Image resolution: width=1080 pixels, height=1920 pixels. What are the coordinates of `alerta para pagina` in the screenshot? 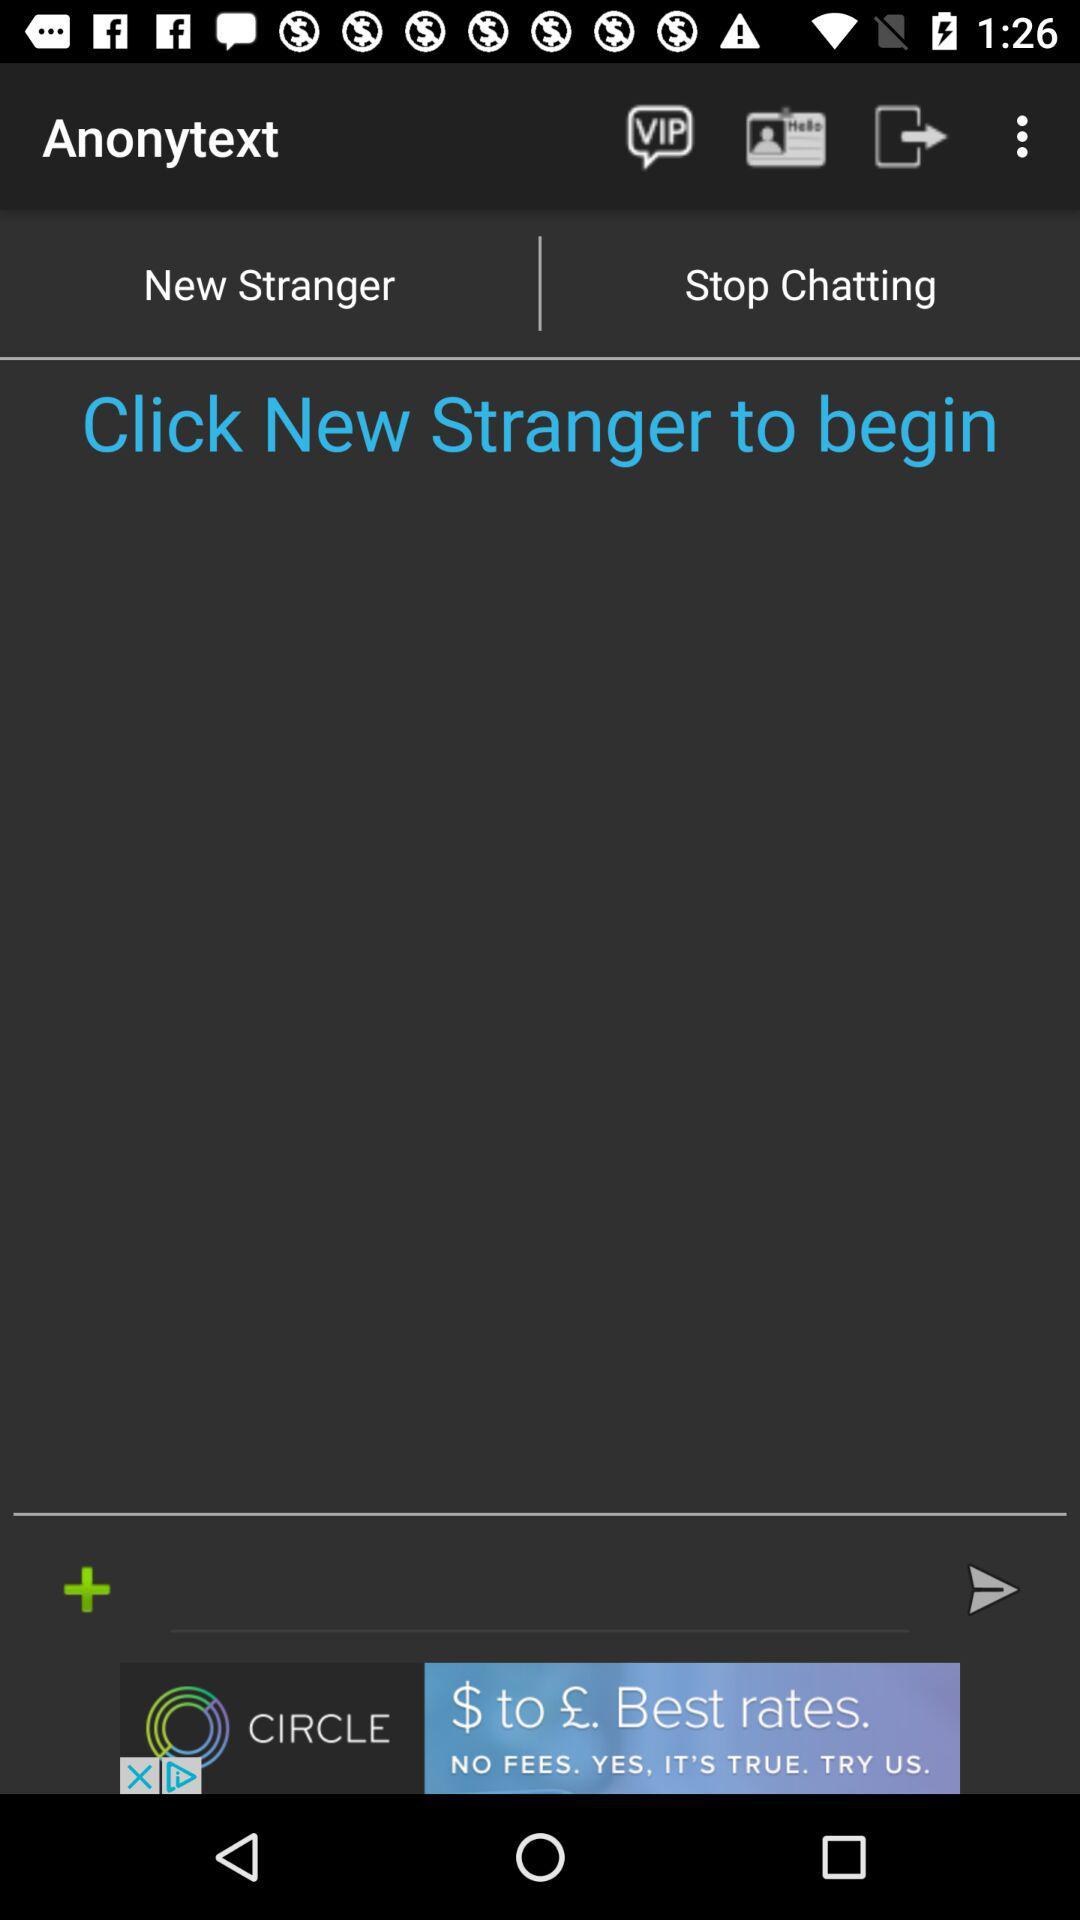 It's located at (540, 1588).